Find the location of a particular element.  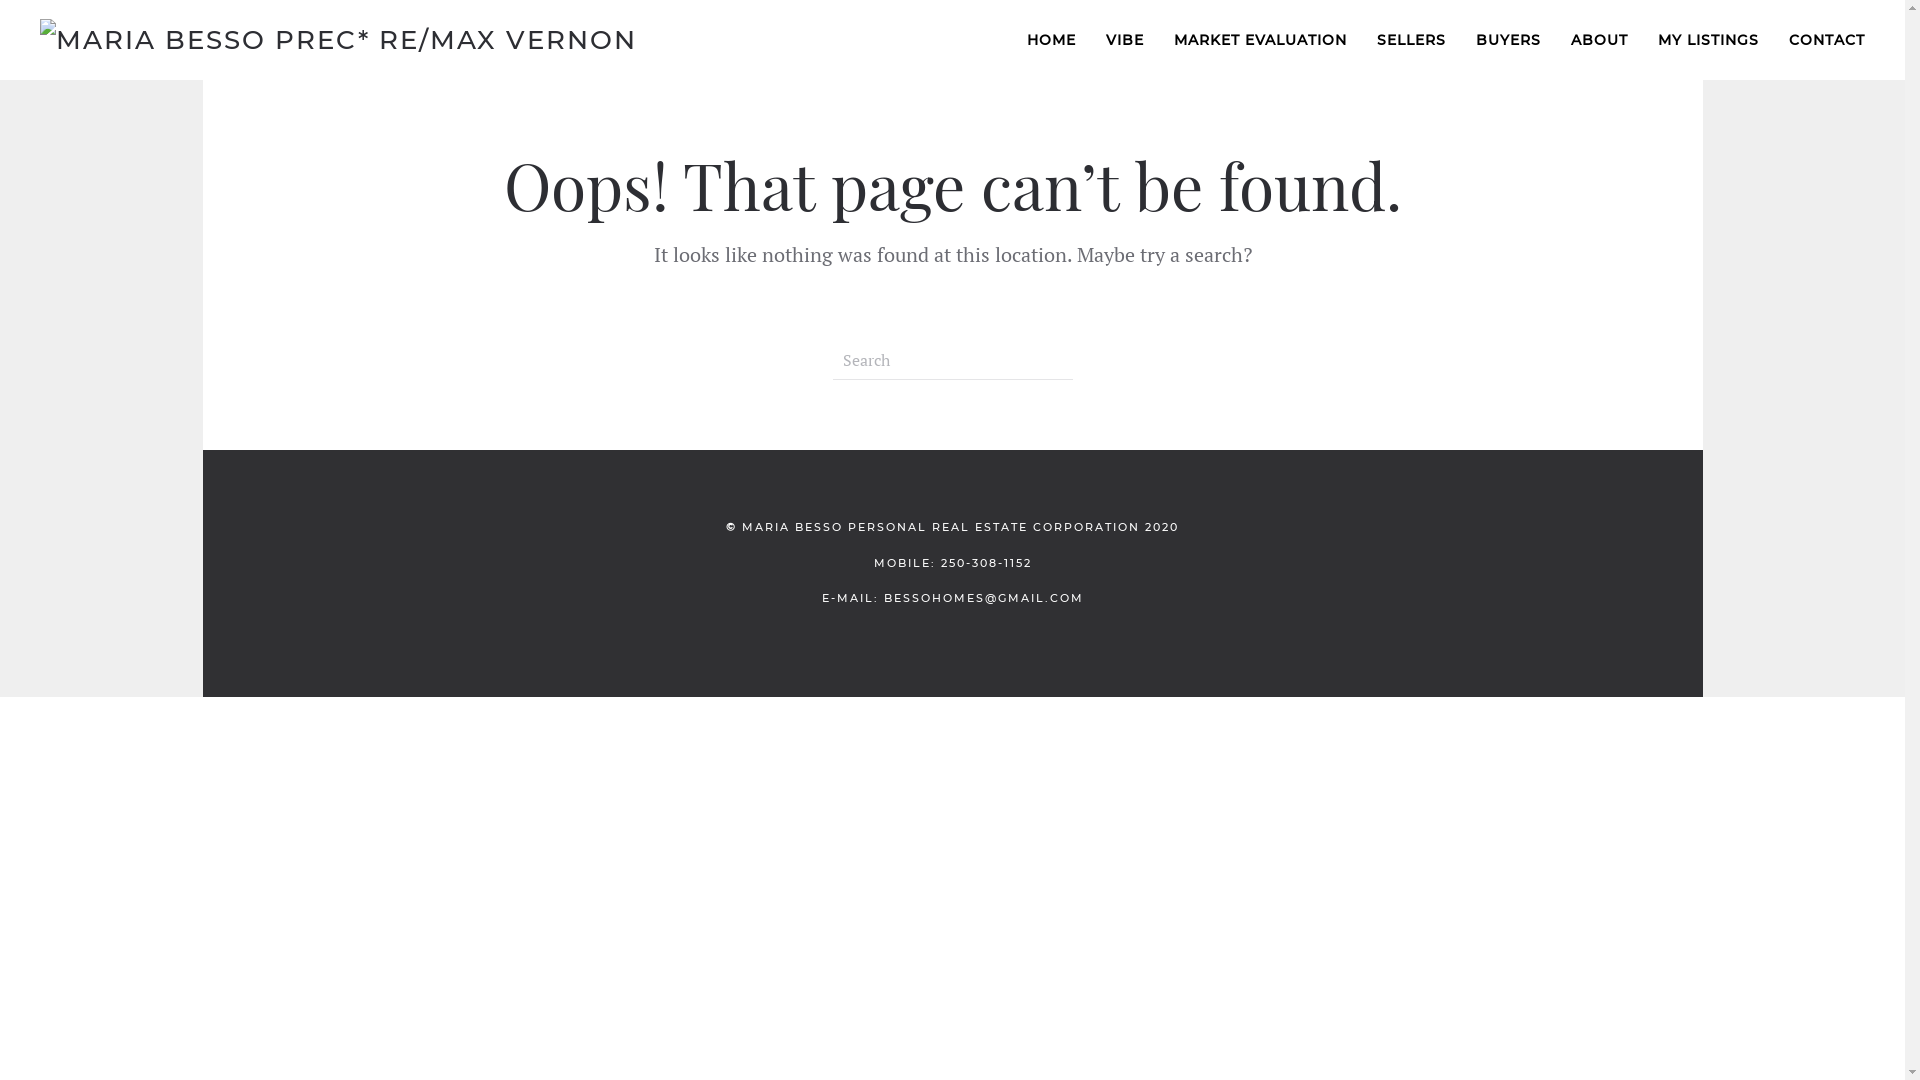

'MY LISTINGS' is located at coordinates (1707, 39).